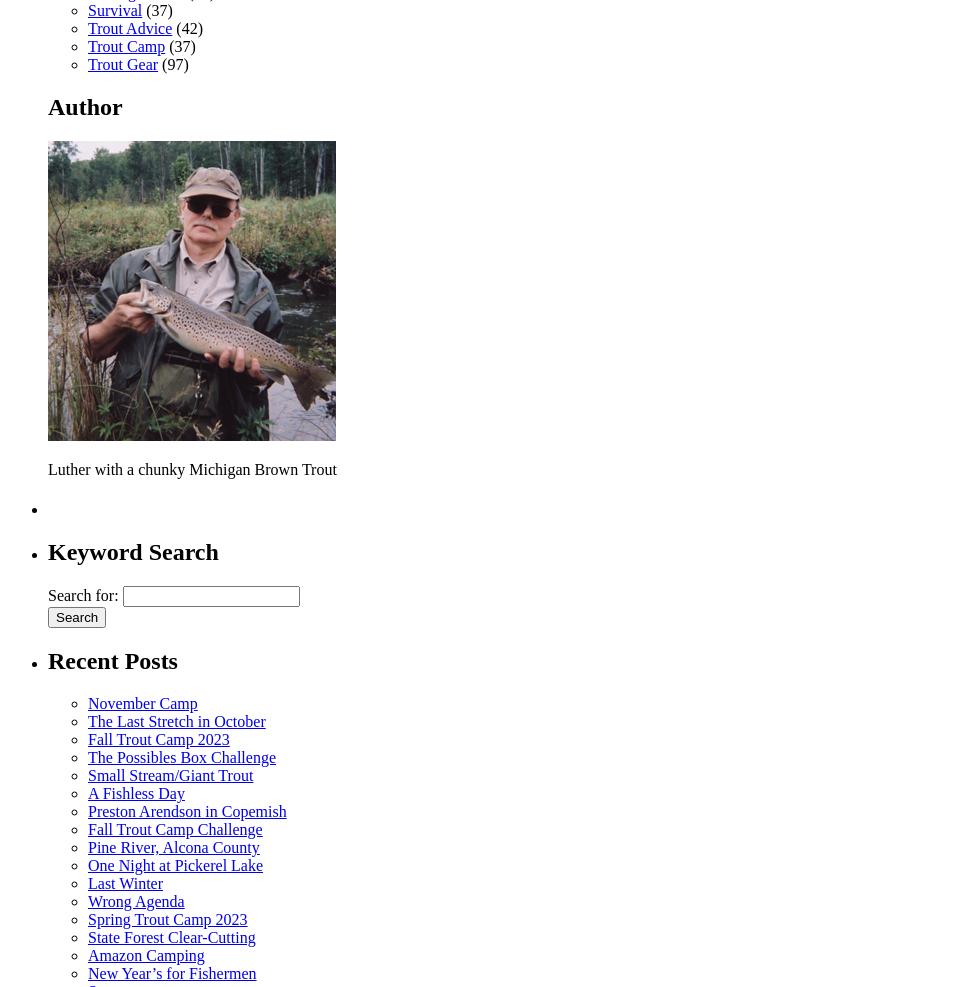 This screenshot has height=987, width=958. Describe the element at coordinates (158, 737) in the screenshot. I see `'Fall Trout Camp 2023'` at that location.